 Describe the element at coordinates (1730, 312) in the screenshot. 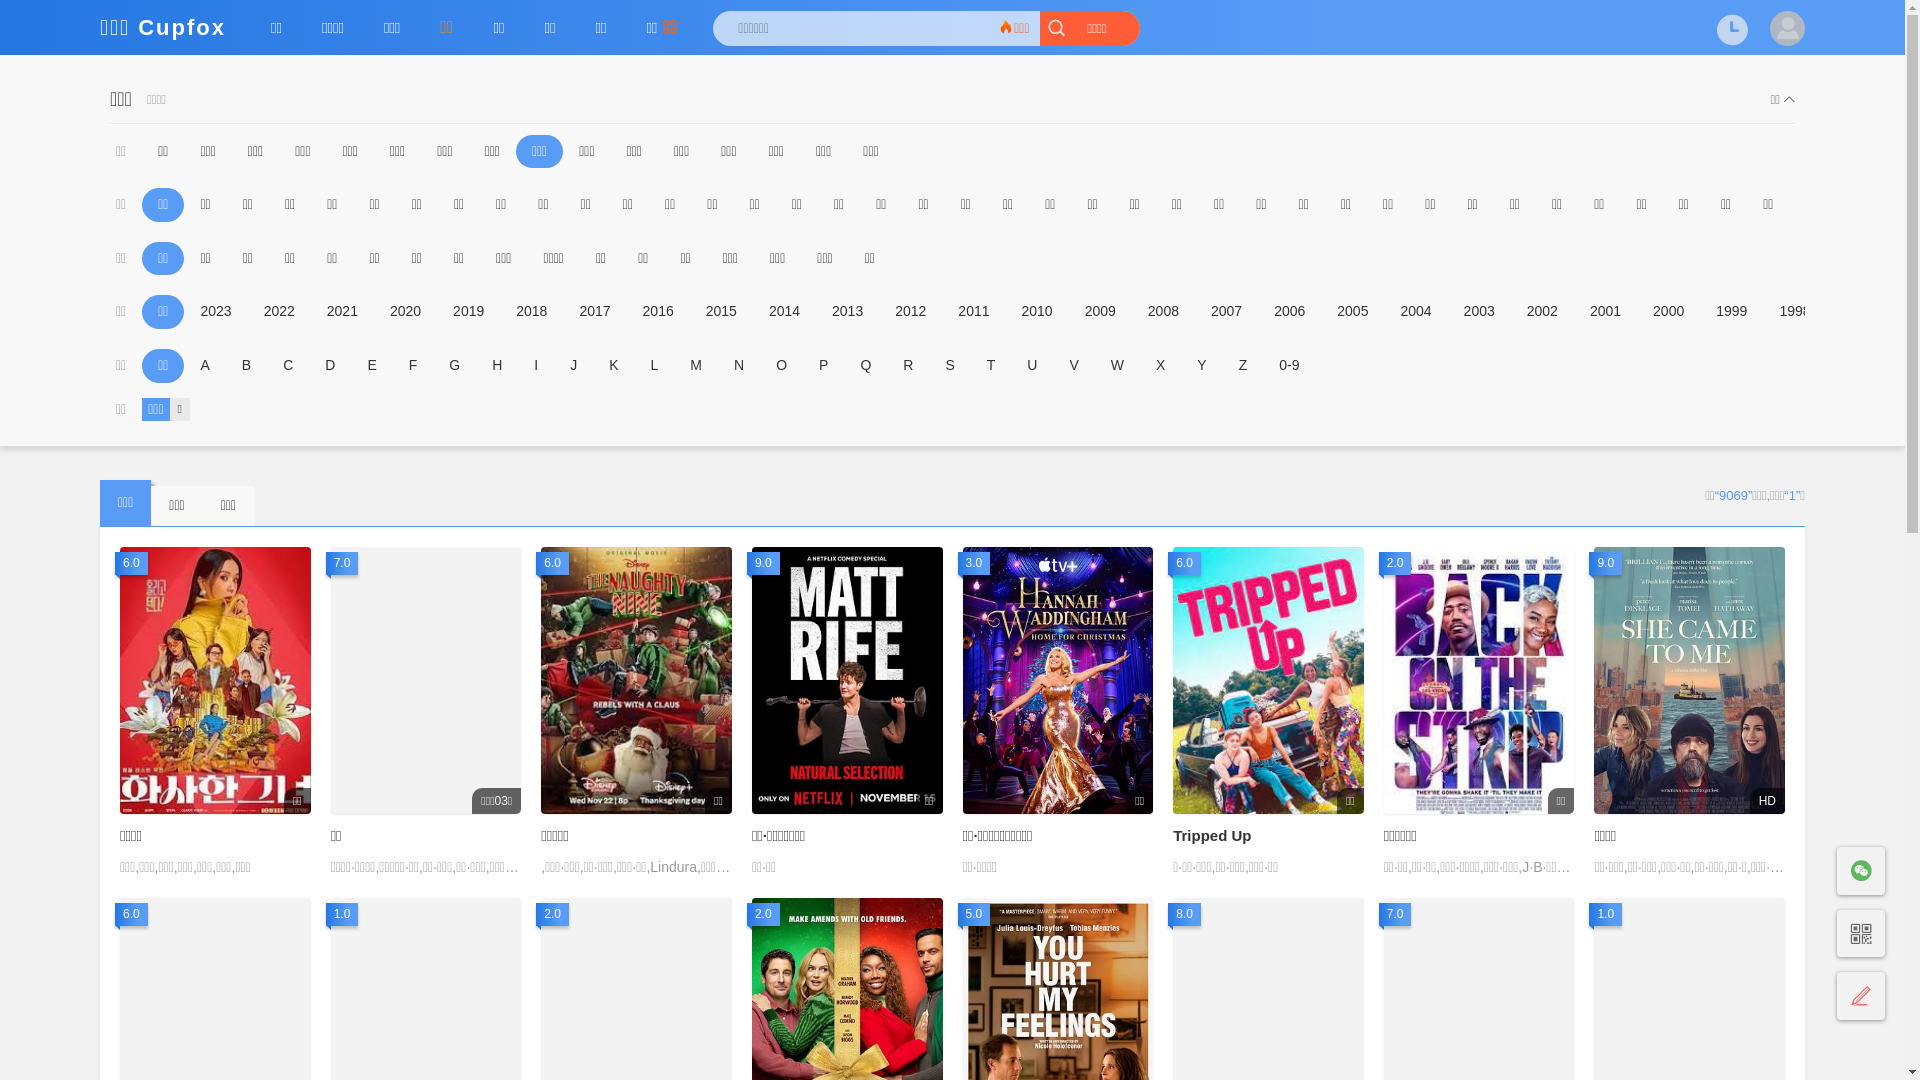

I see `'1999'` at that location.